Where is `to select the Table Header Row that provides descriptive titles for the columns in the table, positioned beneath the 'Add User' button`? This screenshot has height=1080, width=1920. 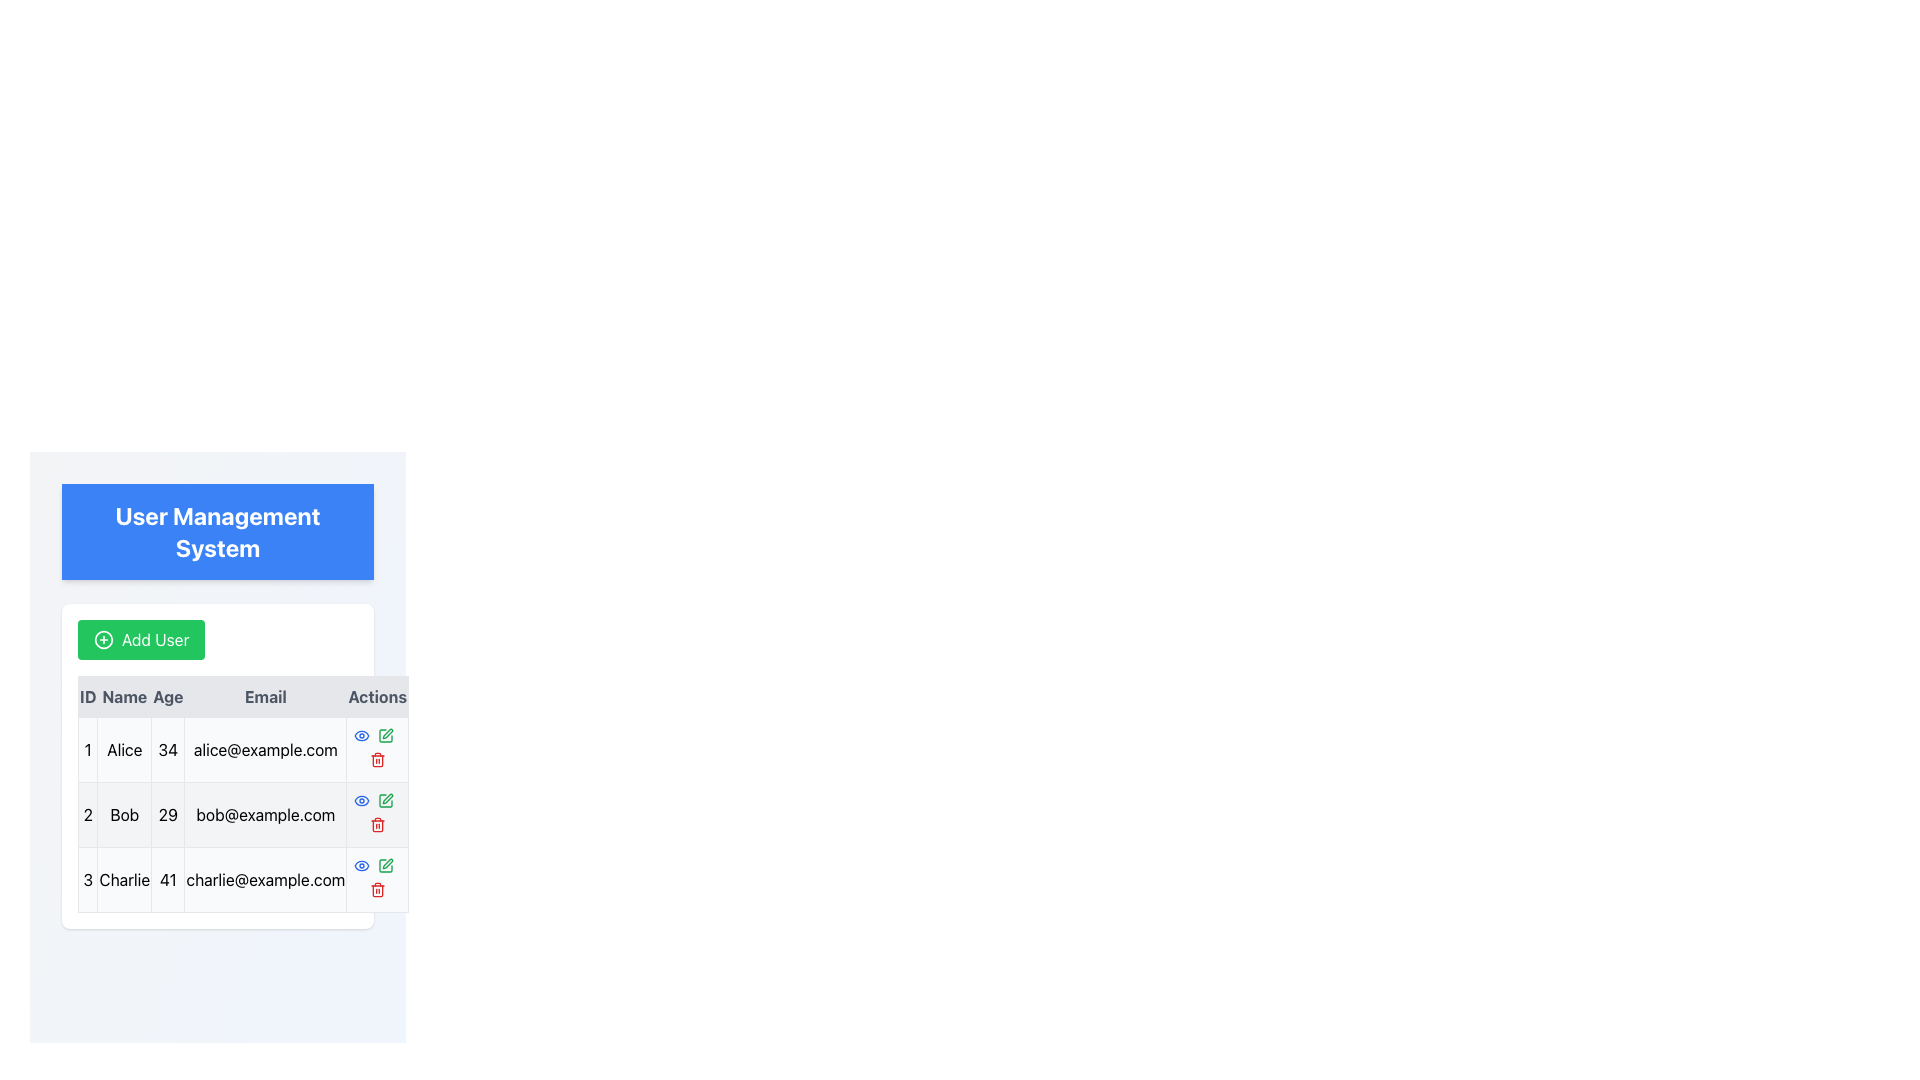
to select the Table Header Row that provides descriptive titles for the columns in the table, positioned beneath the 'Add User' button is located at coordinates (242, 696).